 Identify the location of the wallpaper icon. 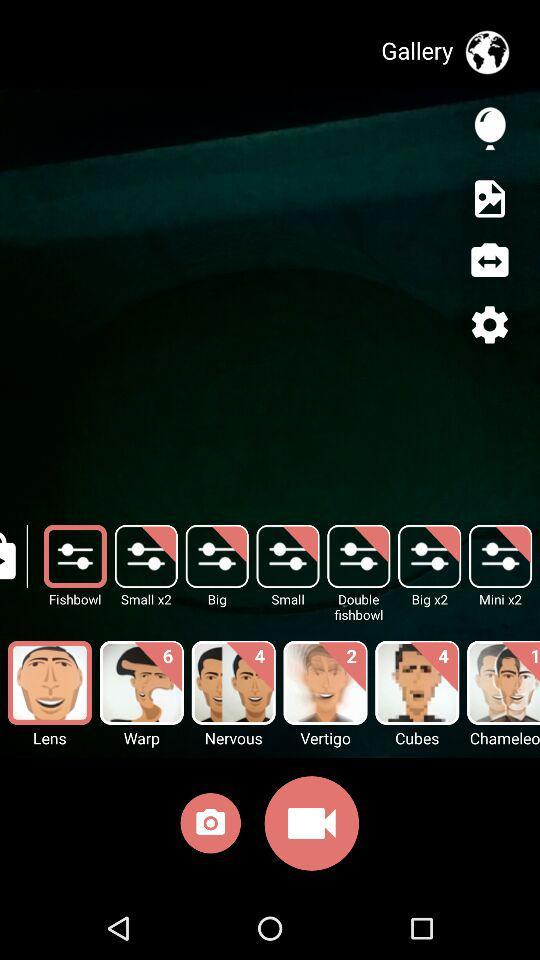
(488, 198).